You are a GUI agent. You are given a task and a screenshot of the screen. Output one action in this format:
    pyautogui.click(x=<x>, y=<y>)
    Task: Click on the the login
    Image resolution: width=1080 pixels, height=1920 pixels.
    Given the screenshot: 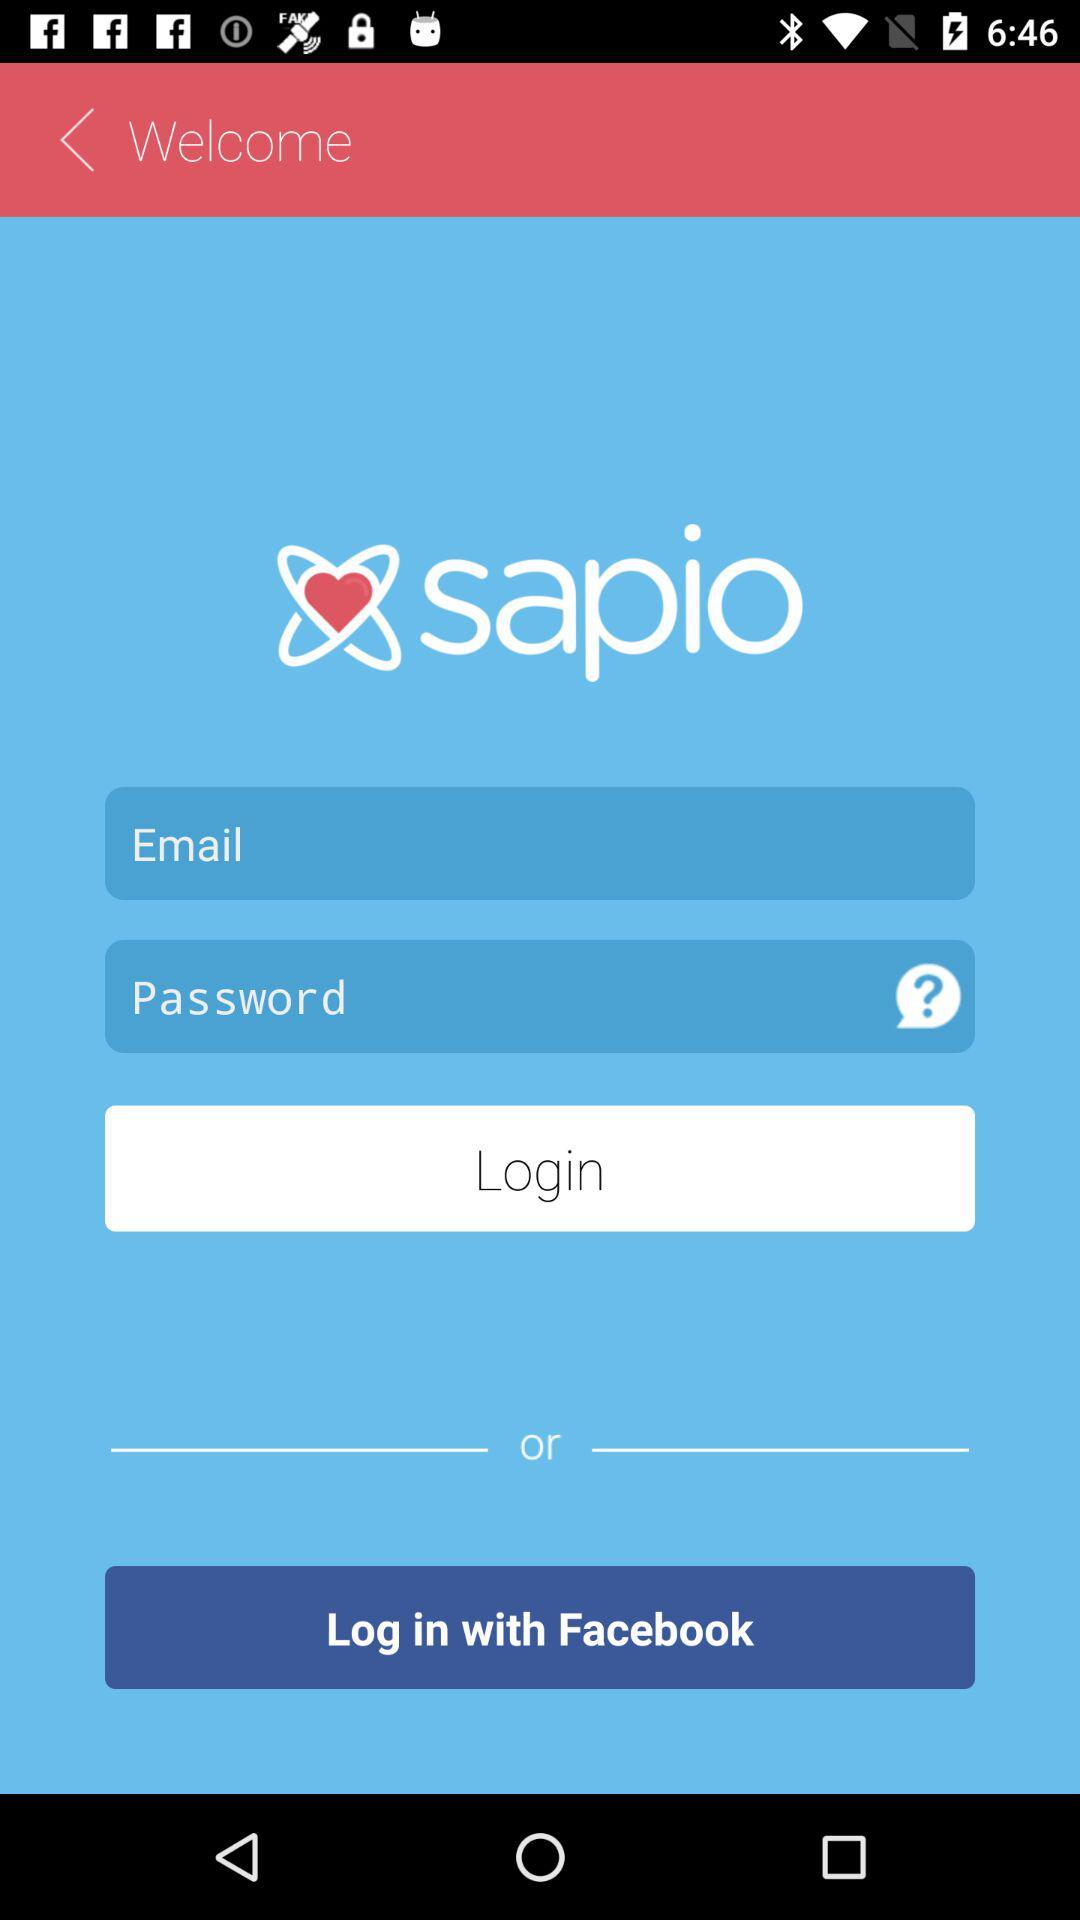 What is the action you would take?
    pyautogui.click(x=540, y=1168)
    